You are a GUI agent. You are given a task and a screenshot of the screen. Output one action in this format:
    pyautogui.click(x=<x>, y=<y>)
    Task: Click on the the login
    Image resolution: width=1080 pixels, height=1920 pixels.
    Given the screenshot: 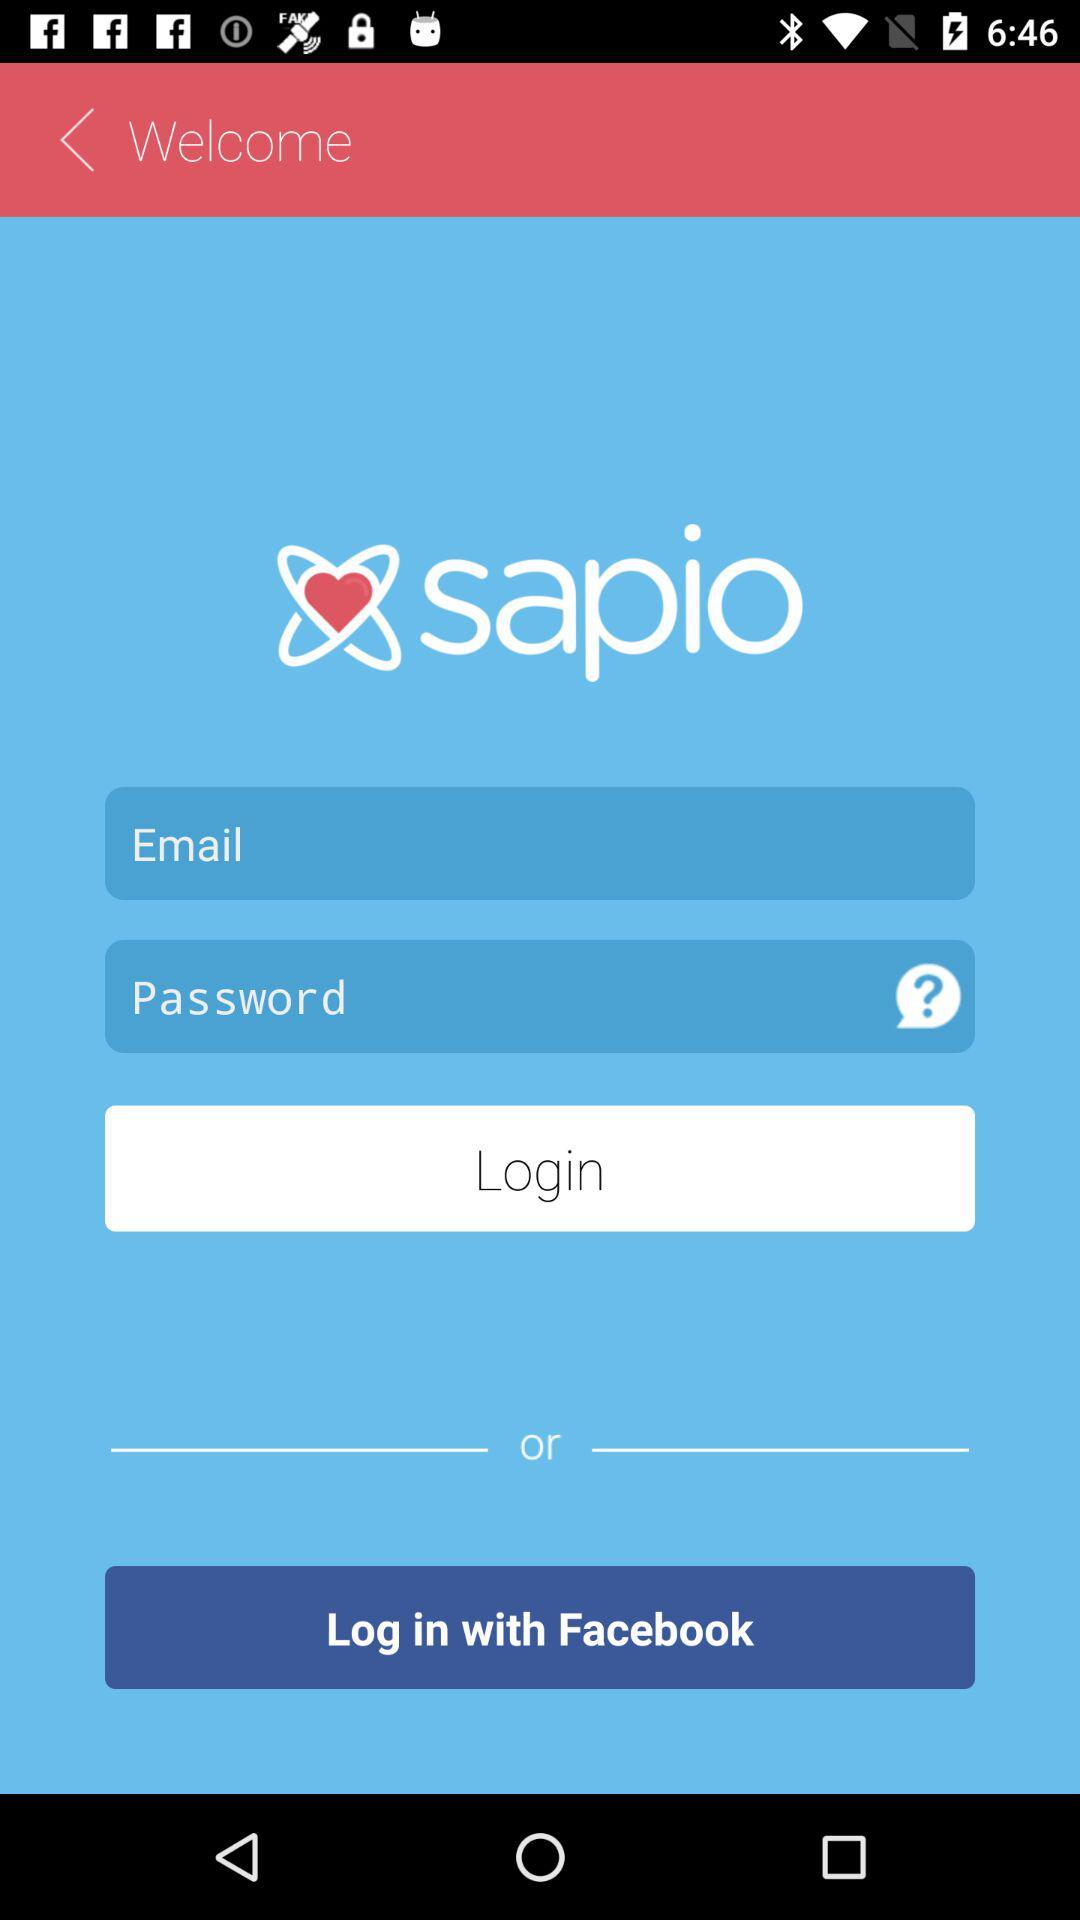 What is the action you would take?
    pyautogui.click(x=540, y=1168)
    